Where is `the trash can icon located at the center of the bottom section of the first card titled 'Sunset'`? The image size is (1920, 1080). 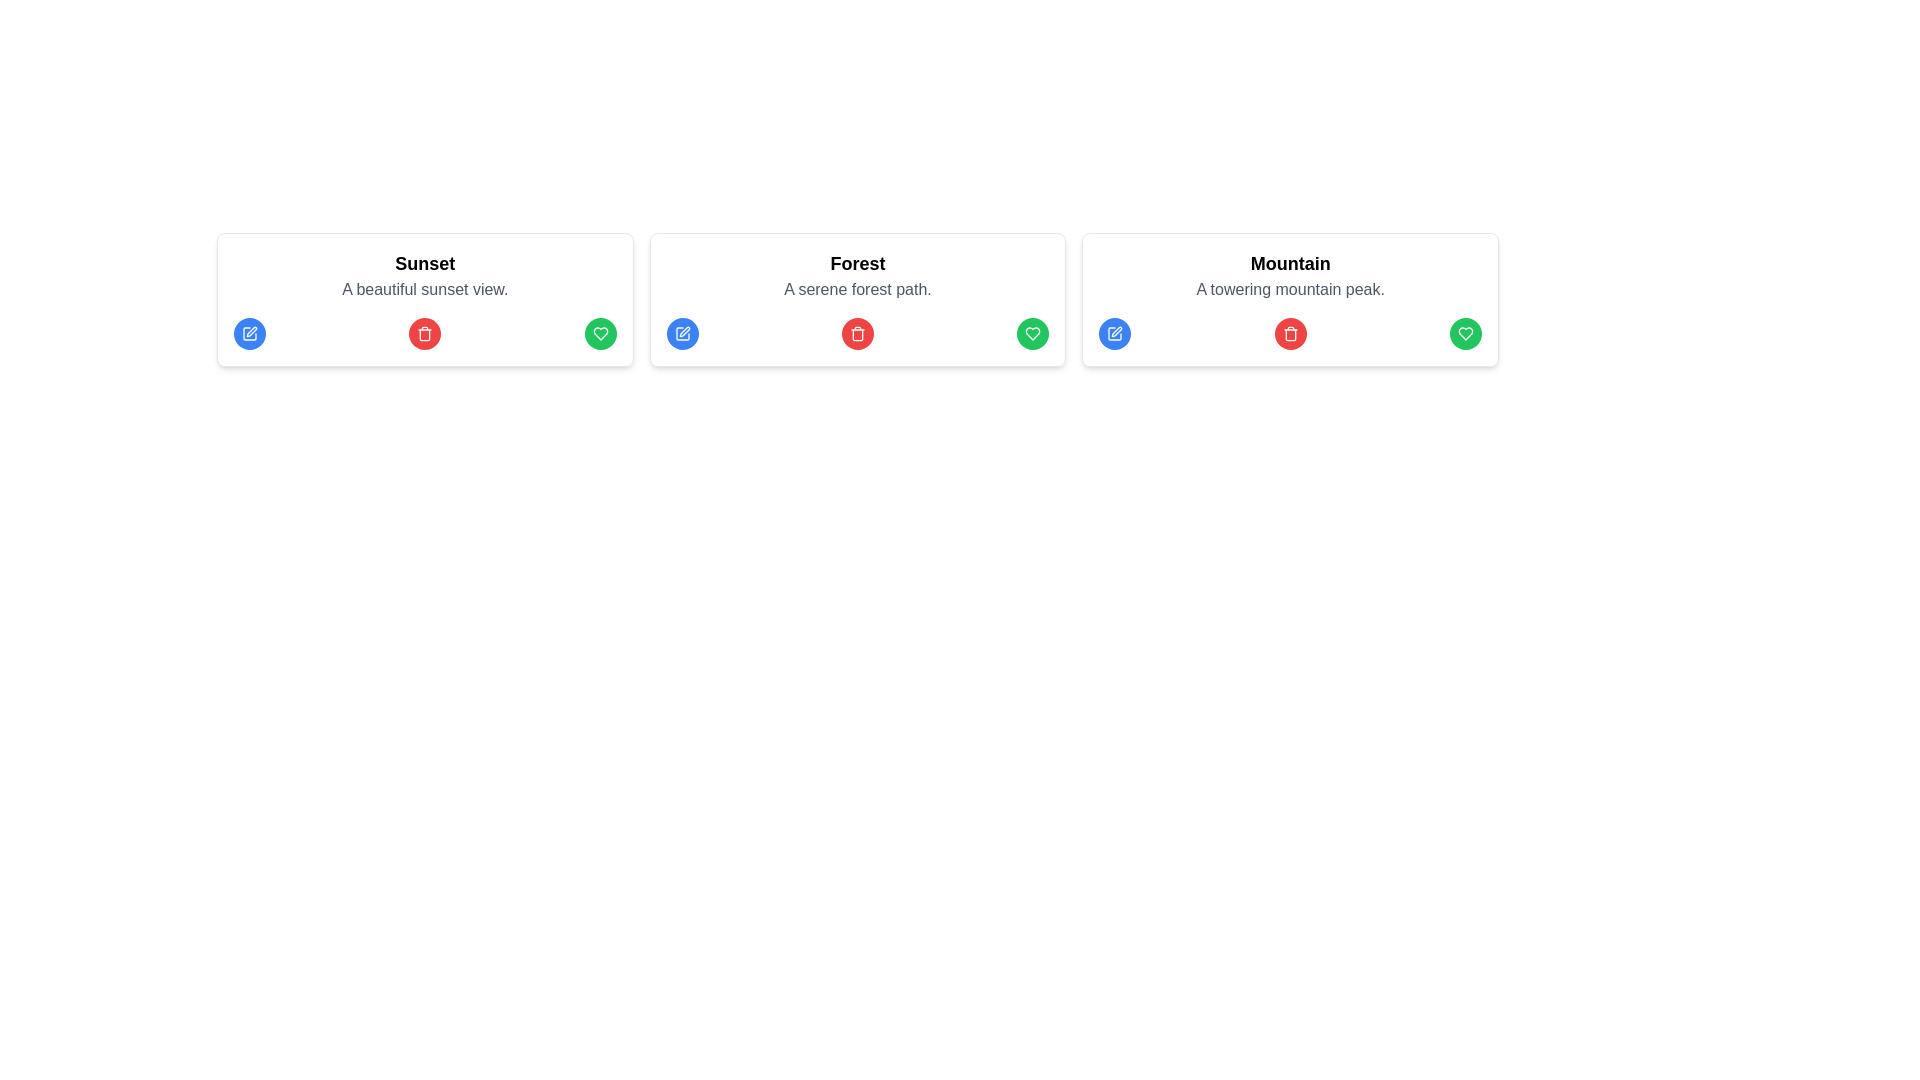
the trash can icon located at the center of the bottom section of the first card titled 'Sunset' is located at coordinates (424, 334).